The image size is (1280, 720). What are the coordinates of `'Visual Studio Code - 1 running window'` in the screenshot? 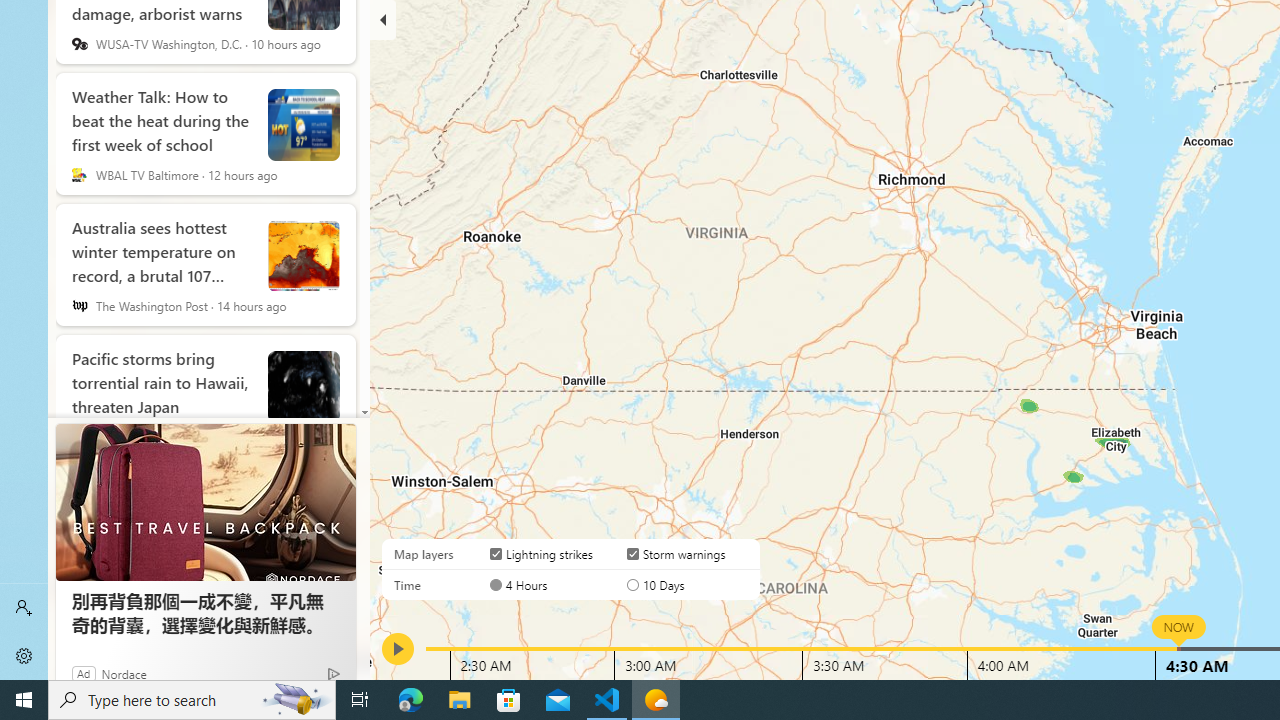 It's located at (606, 698).